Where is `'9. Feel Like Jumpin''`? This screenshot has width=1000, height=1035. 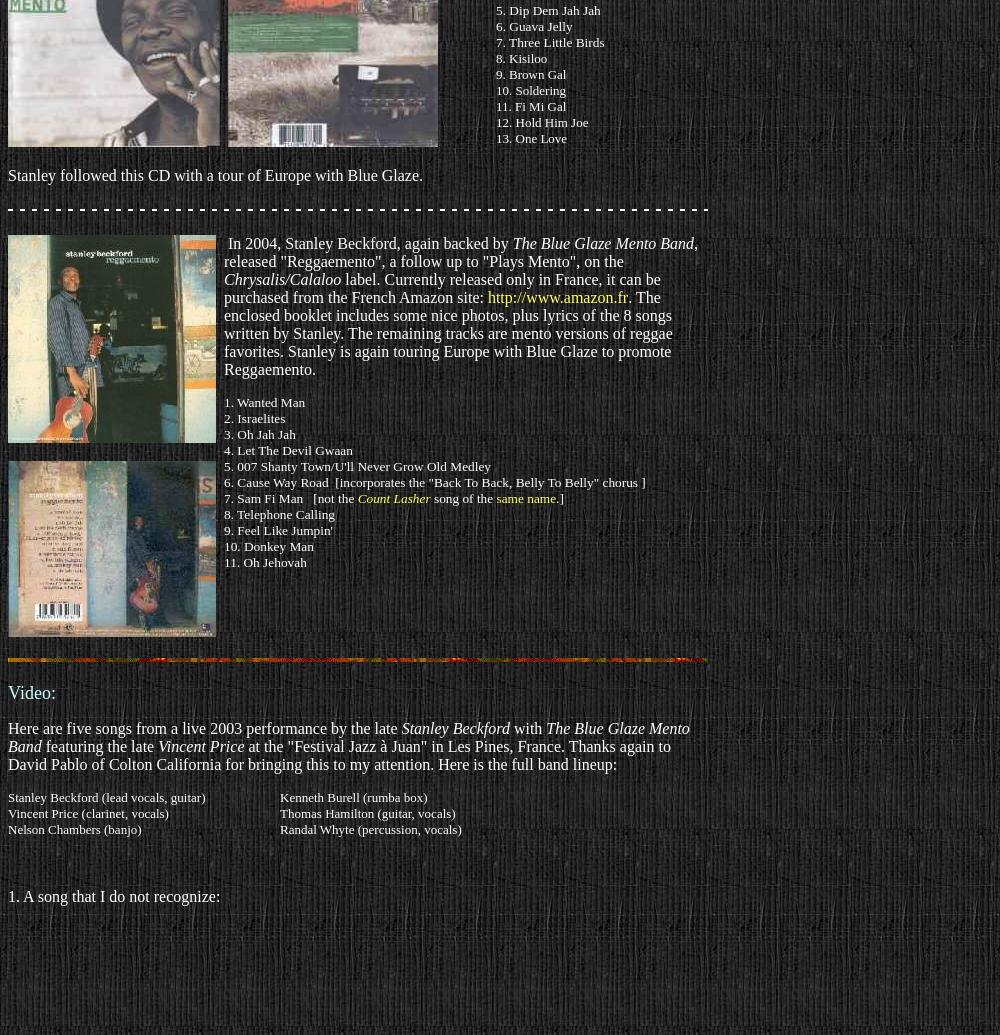 '9. Feel Like Jumpin'' is located at coordinates (278, 529).